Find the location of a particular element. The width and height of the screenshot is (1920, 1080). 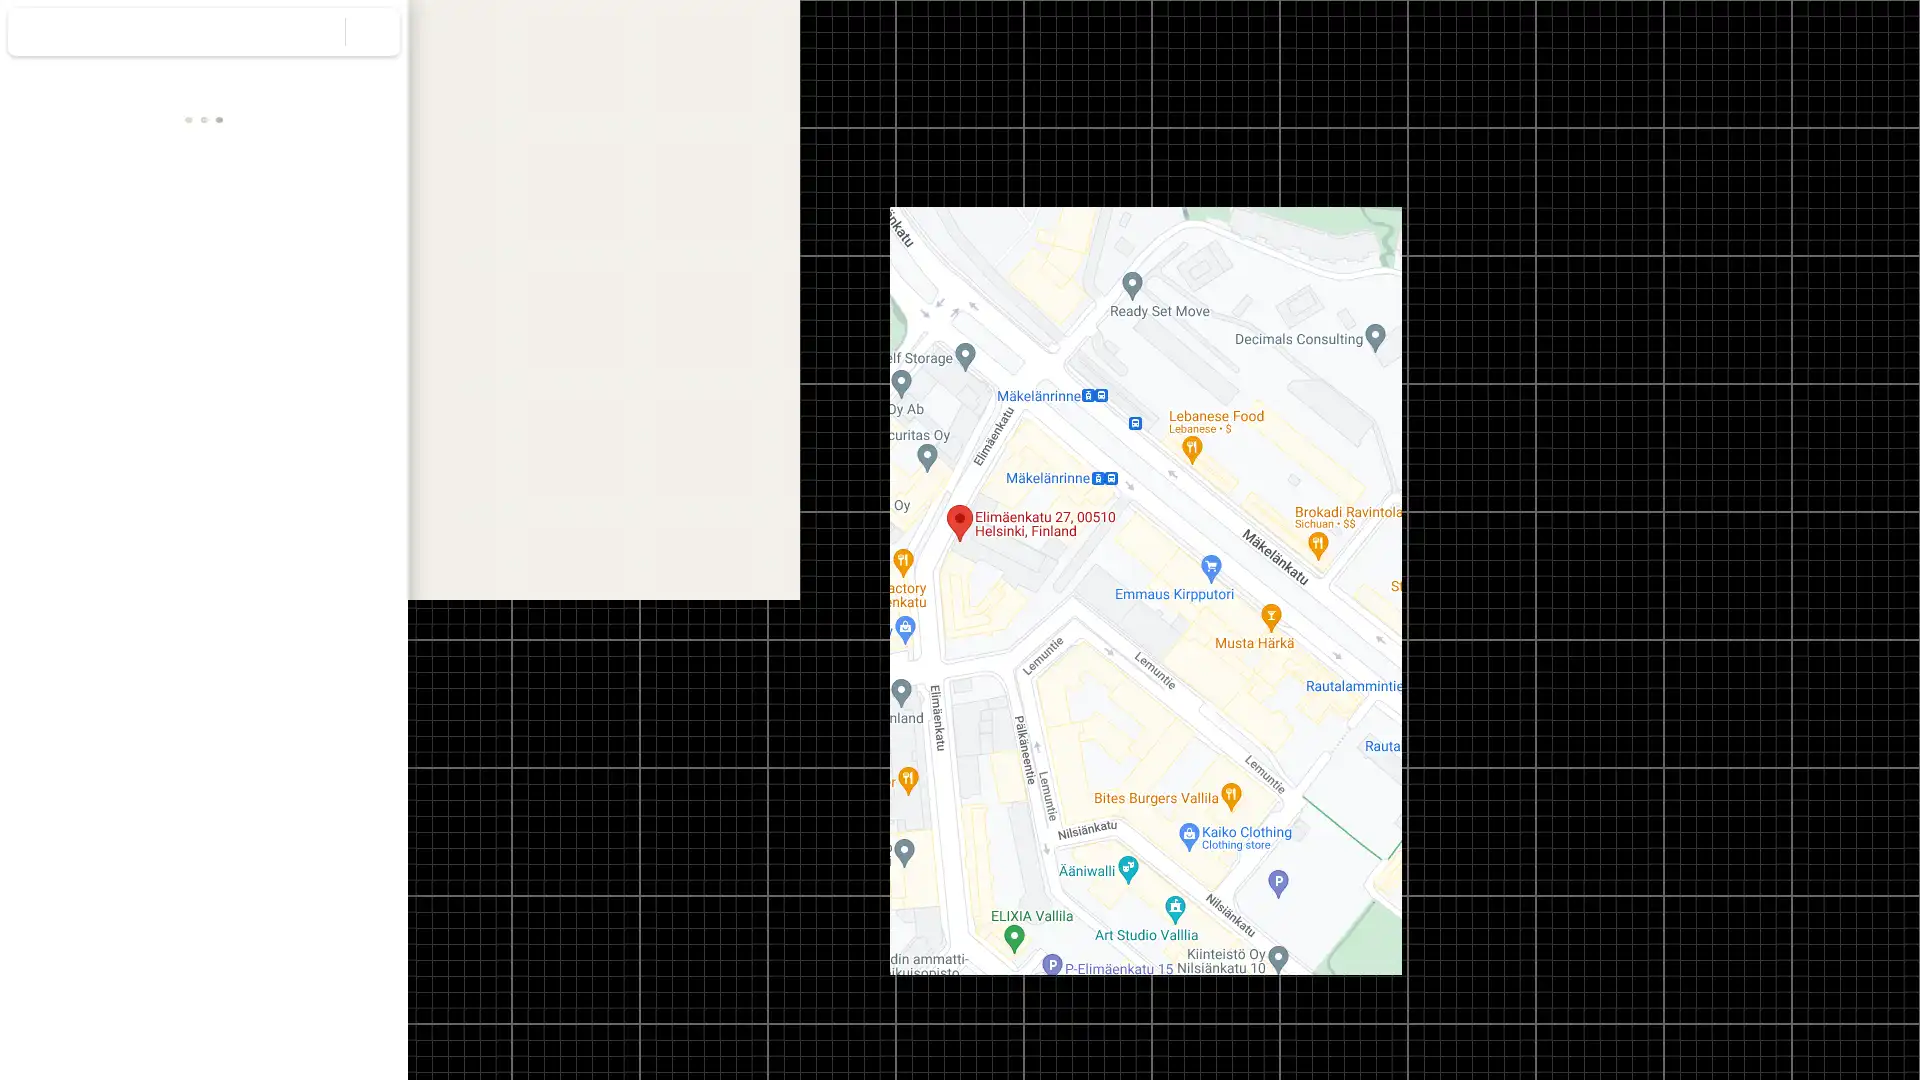

Collapse side panel is located at coordinates (418, 540).